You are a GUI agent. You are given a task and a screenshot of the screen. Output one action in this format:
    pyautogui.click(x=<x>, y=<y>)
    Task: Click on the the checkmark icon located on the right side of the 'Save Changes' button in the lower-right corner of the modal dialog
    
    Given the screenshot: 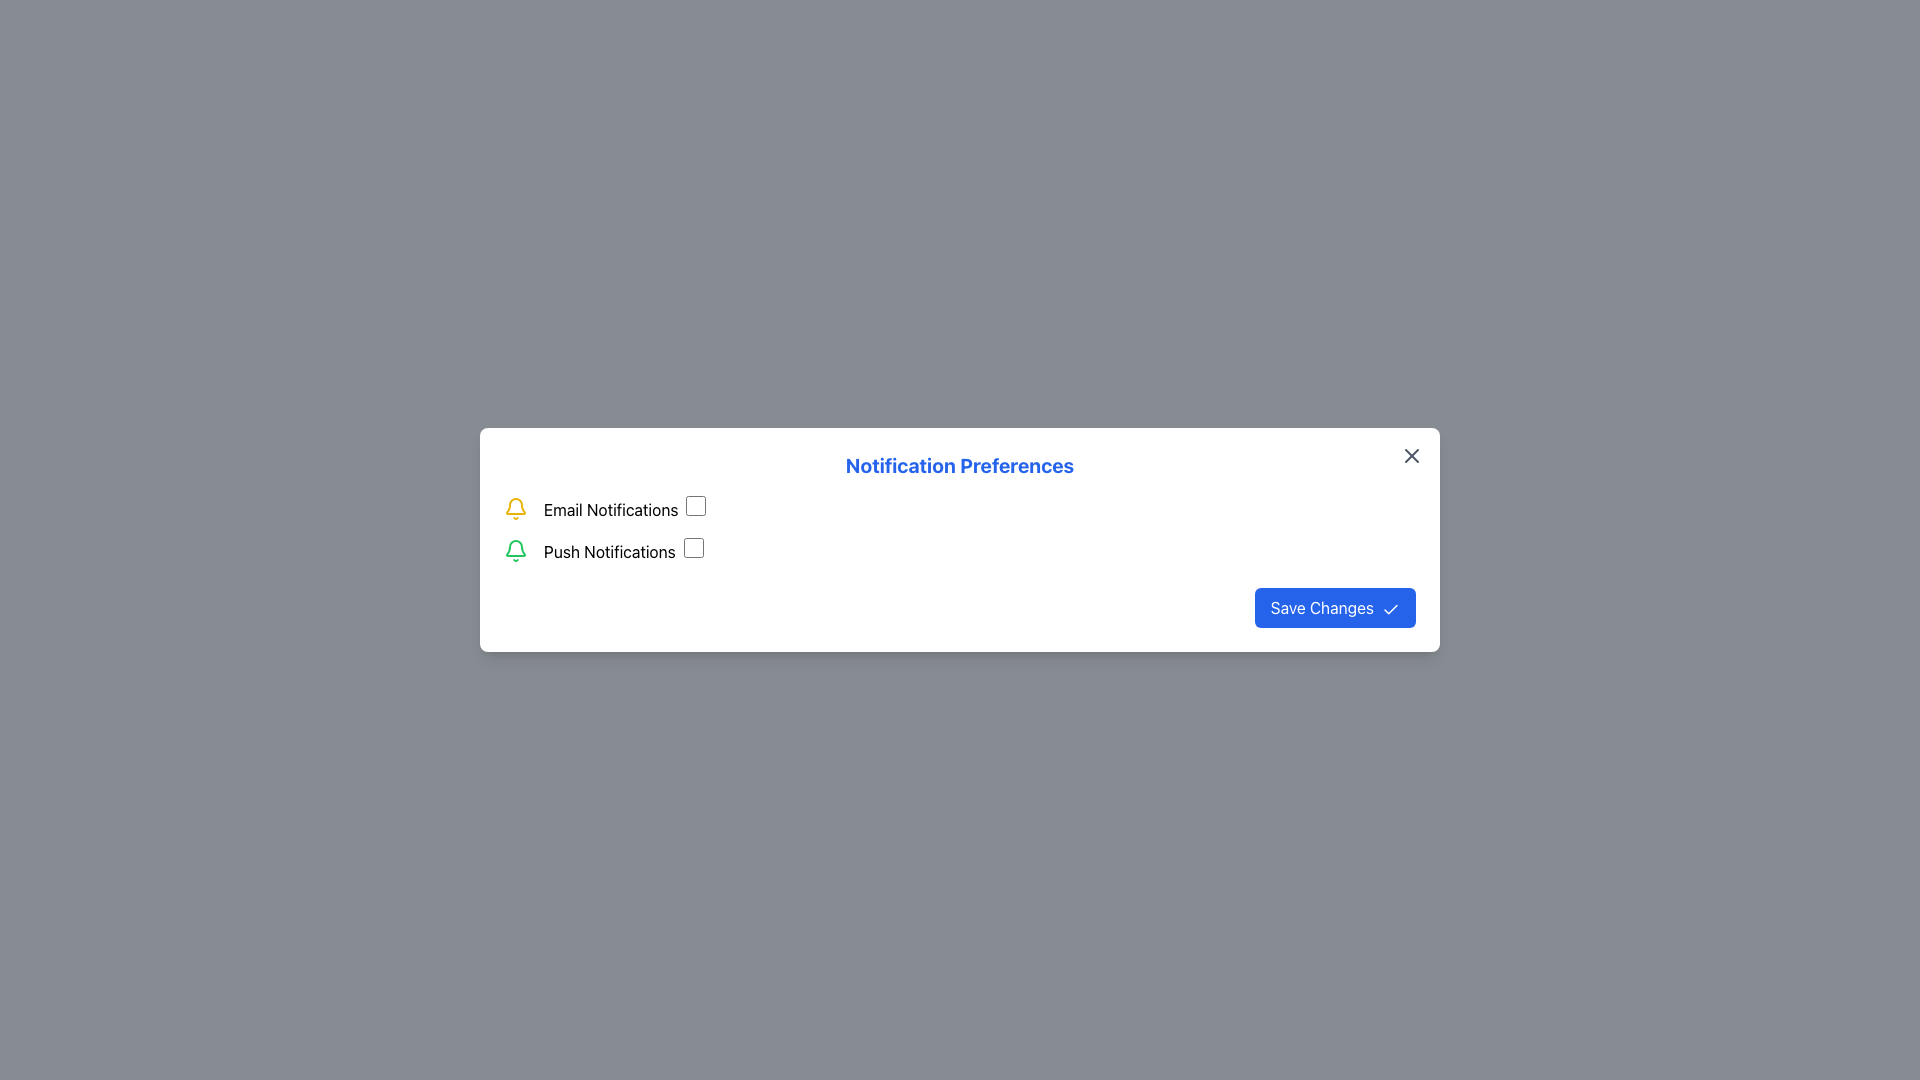 What is the action you would take?
    pyautogui.click(x=1390, y=608)
    